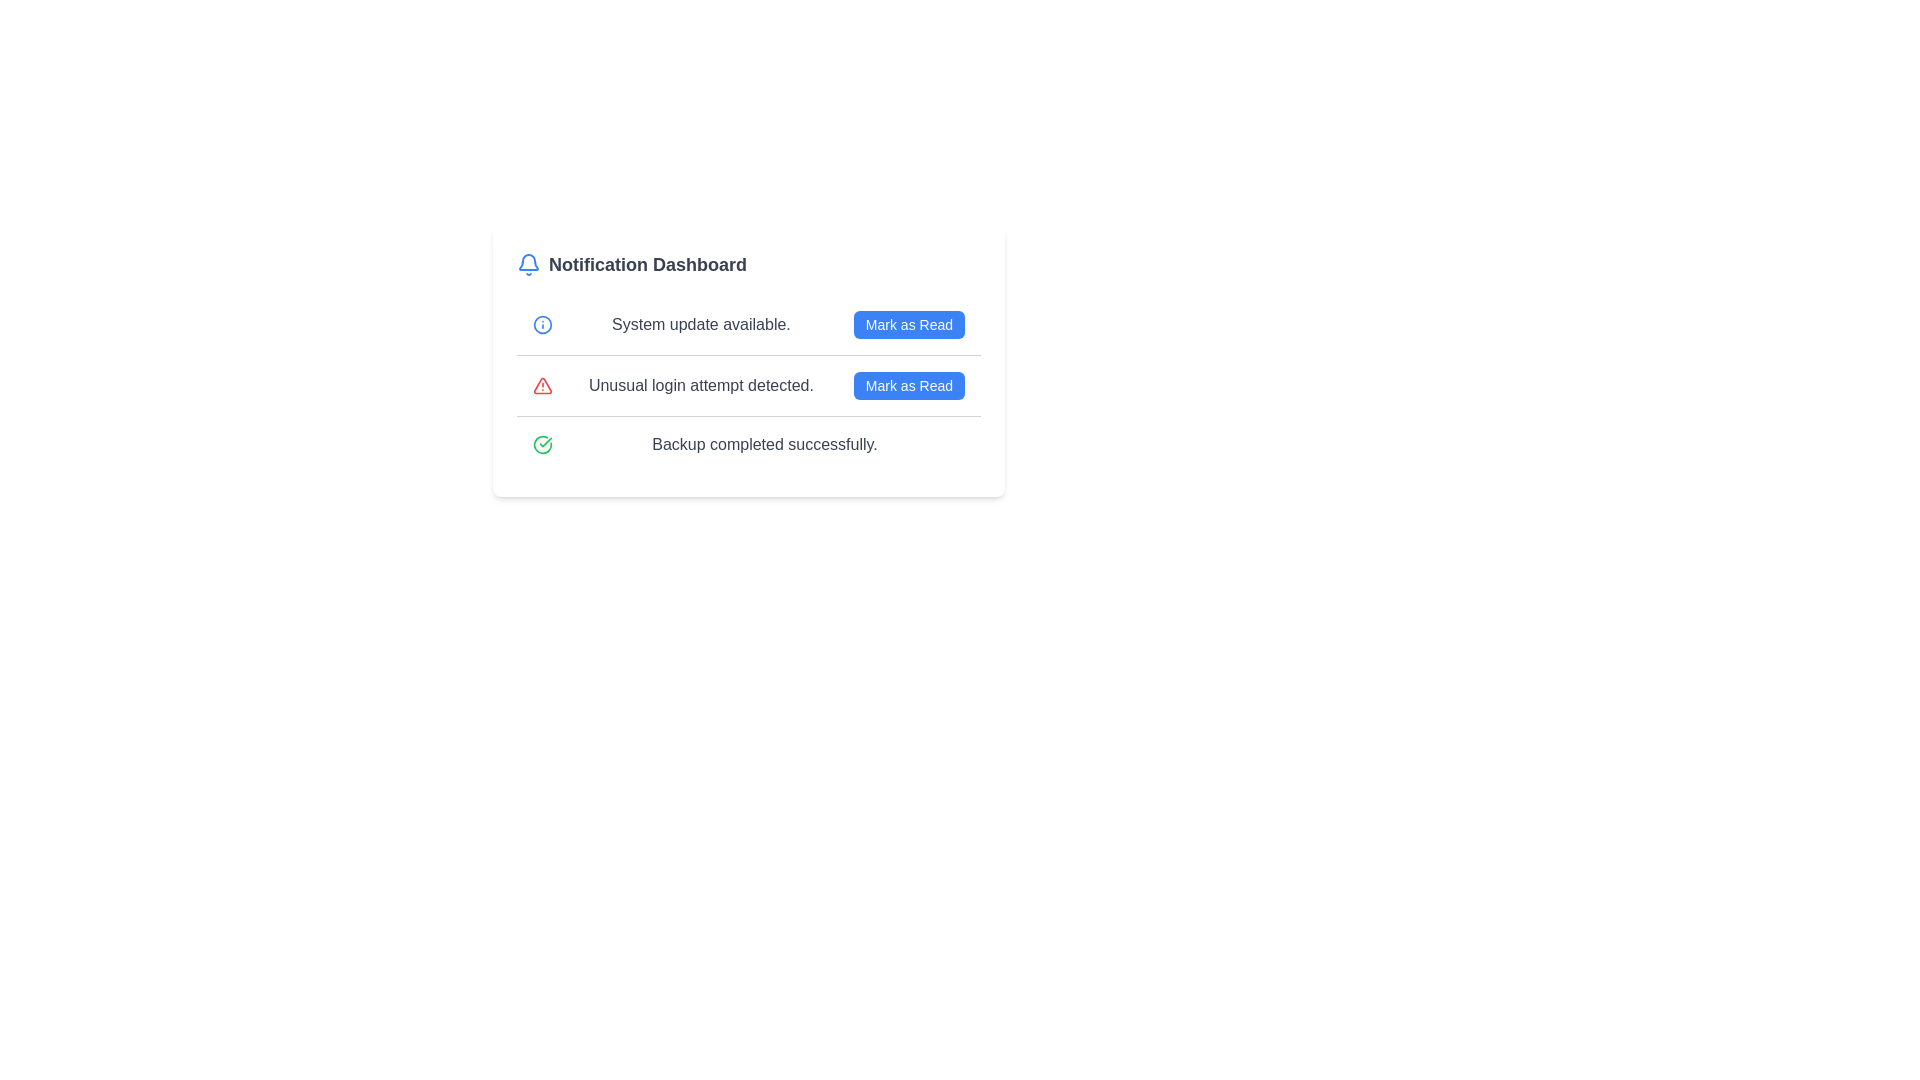 The image size is (1920, 1080). I want to click on the text label that states 'Unusual login attempt detected.' within the second notification item of the notification dashboard, so click(701, 385).